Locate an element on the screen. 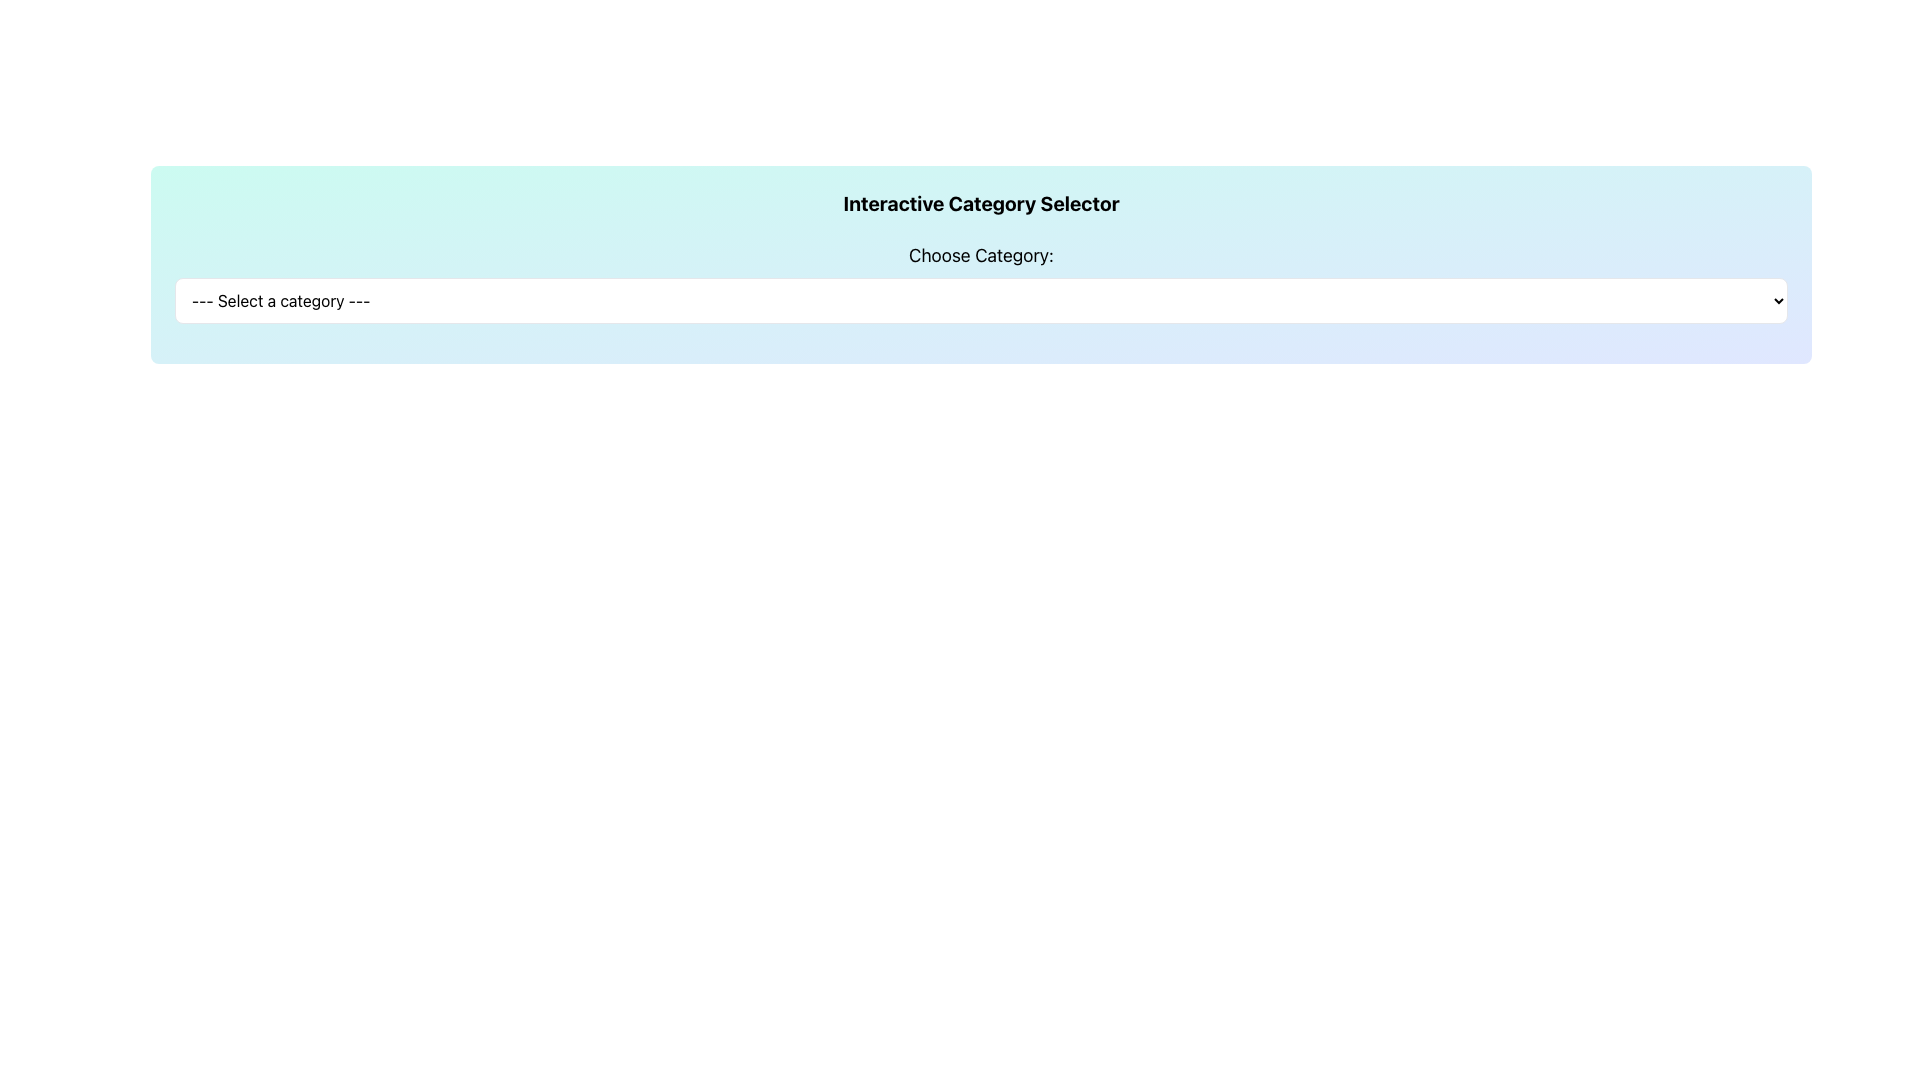 This screenshot has width=1920, height=1080. the dropdown menu is located at coordinates (981, 282).